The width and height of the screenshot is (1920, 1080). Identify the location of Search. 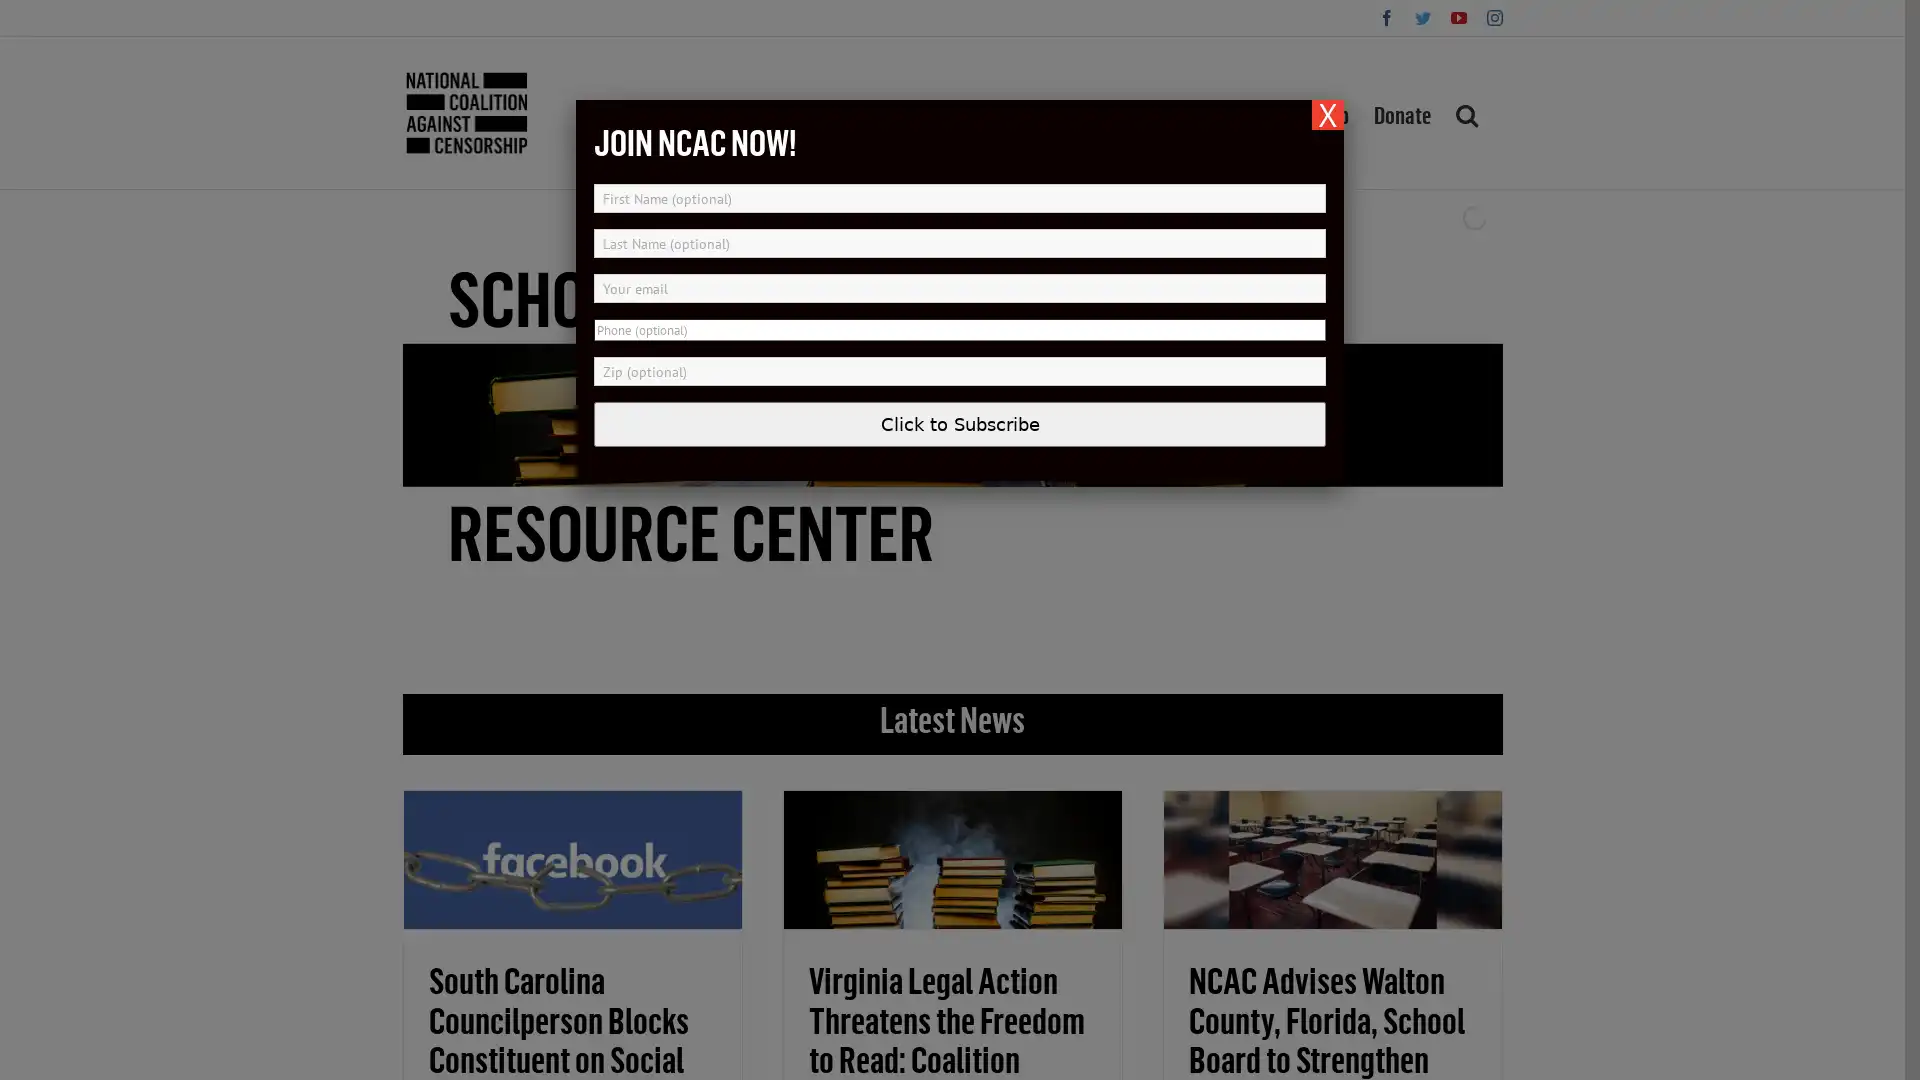
(1465, 112).